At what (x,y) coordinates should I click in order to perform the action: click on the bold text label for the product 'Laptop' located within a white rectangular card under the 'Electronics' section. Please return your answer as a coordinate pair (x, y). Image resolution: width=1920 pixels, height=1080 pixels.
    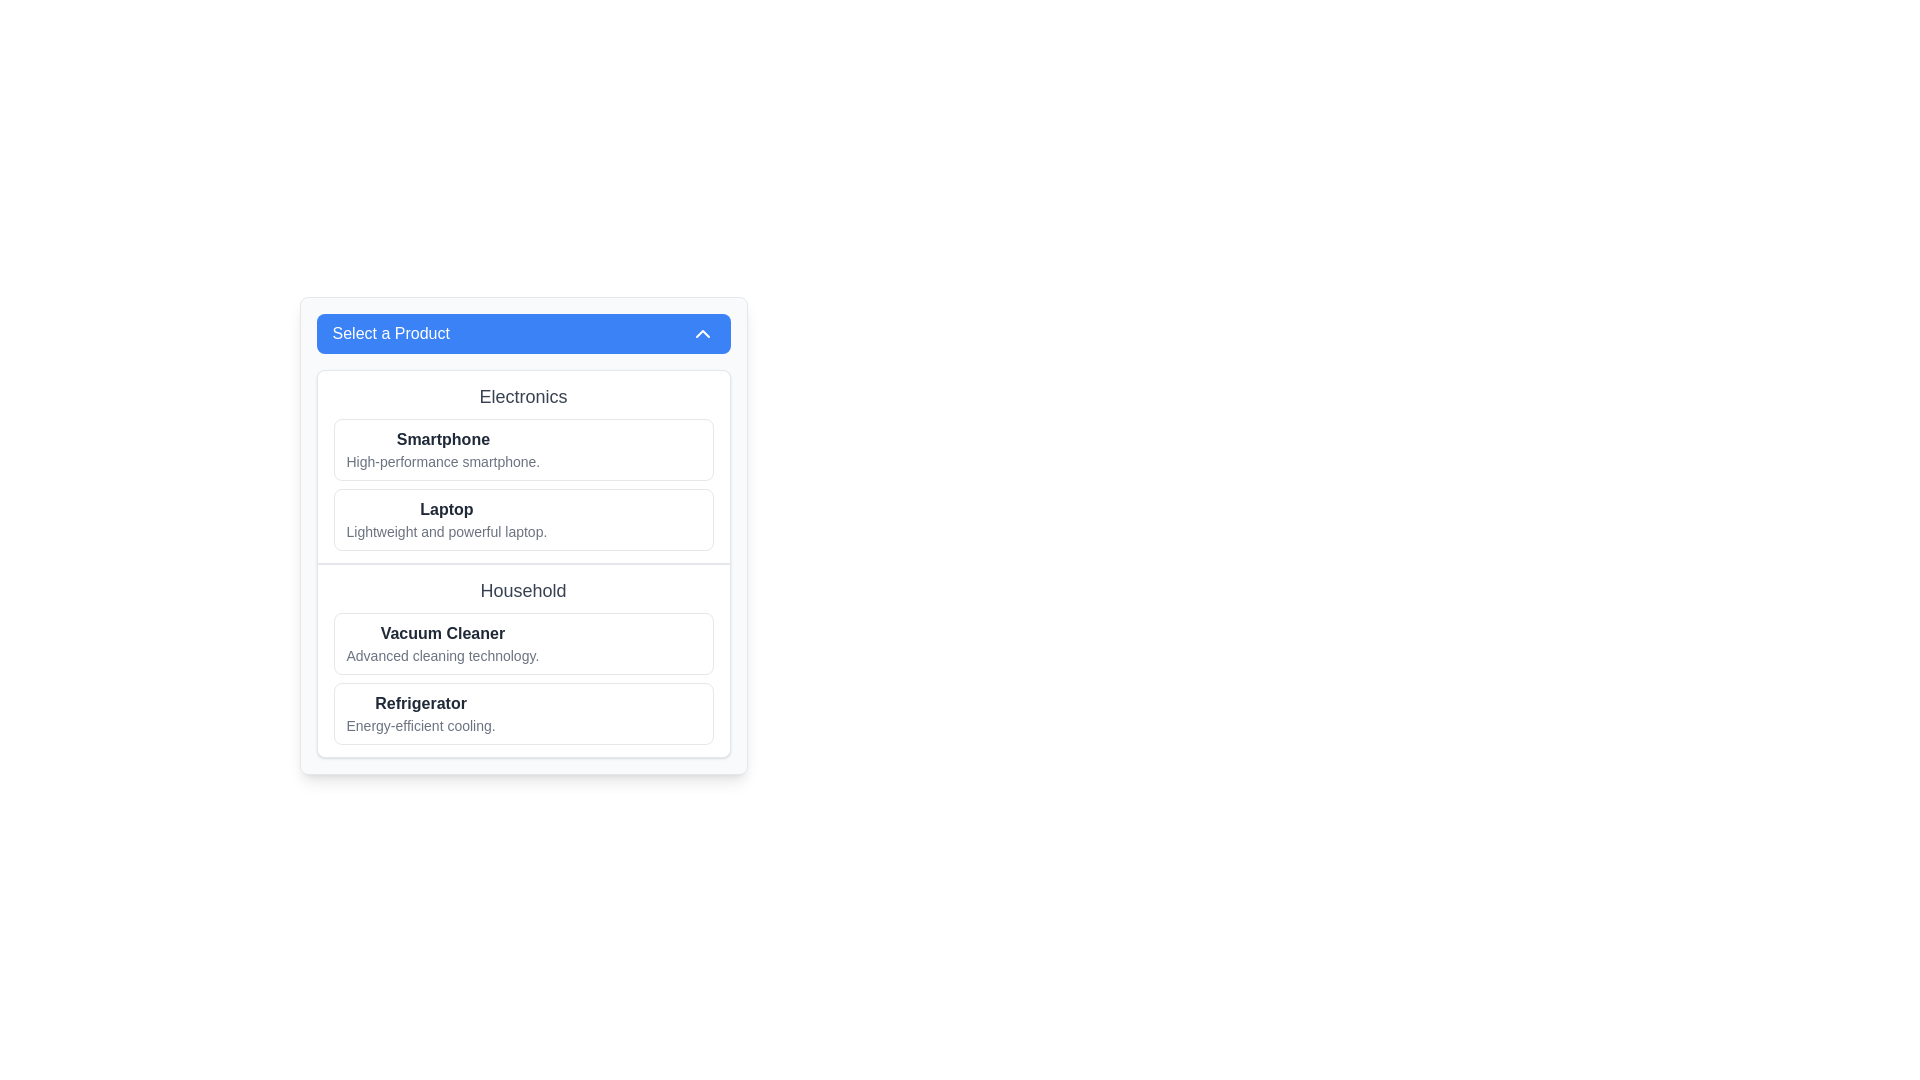
    Looking at the image, I should click on (445, 508).